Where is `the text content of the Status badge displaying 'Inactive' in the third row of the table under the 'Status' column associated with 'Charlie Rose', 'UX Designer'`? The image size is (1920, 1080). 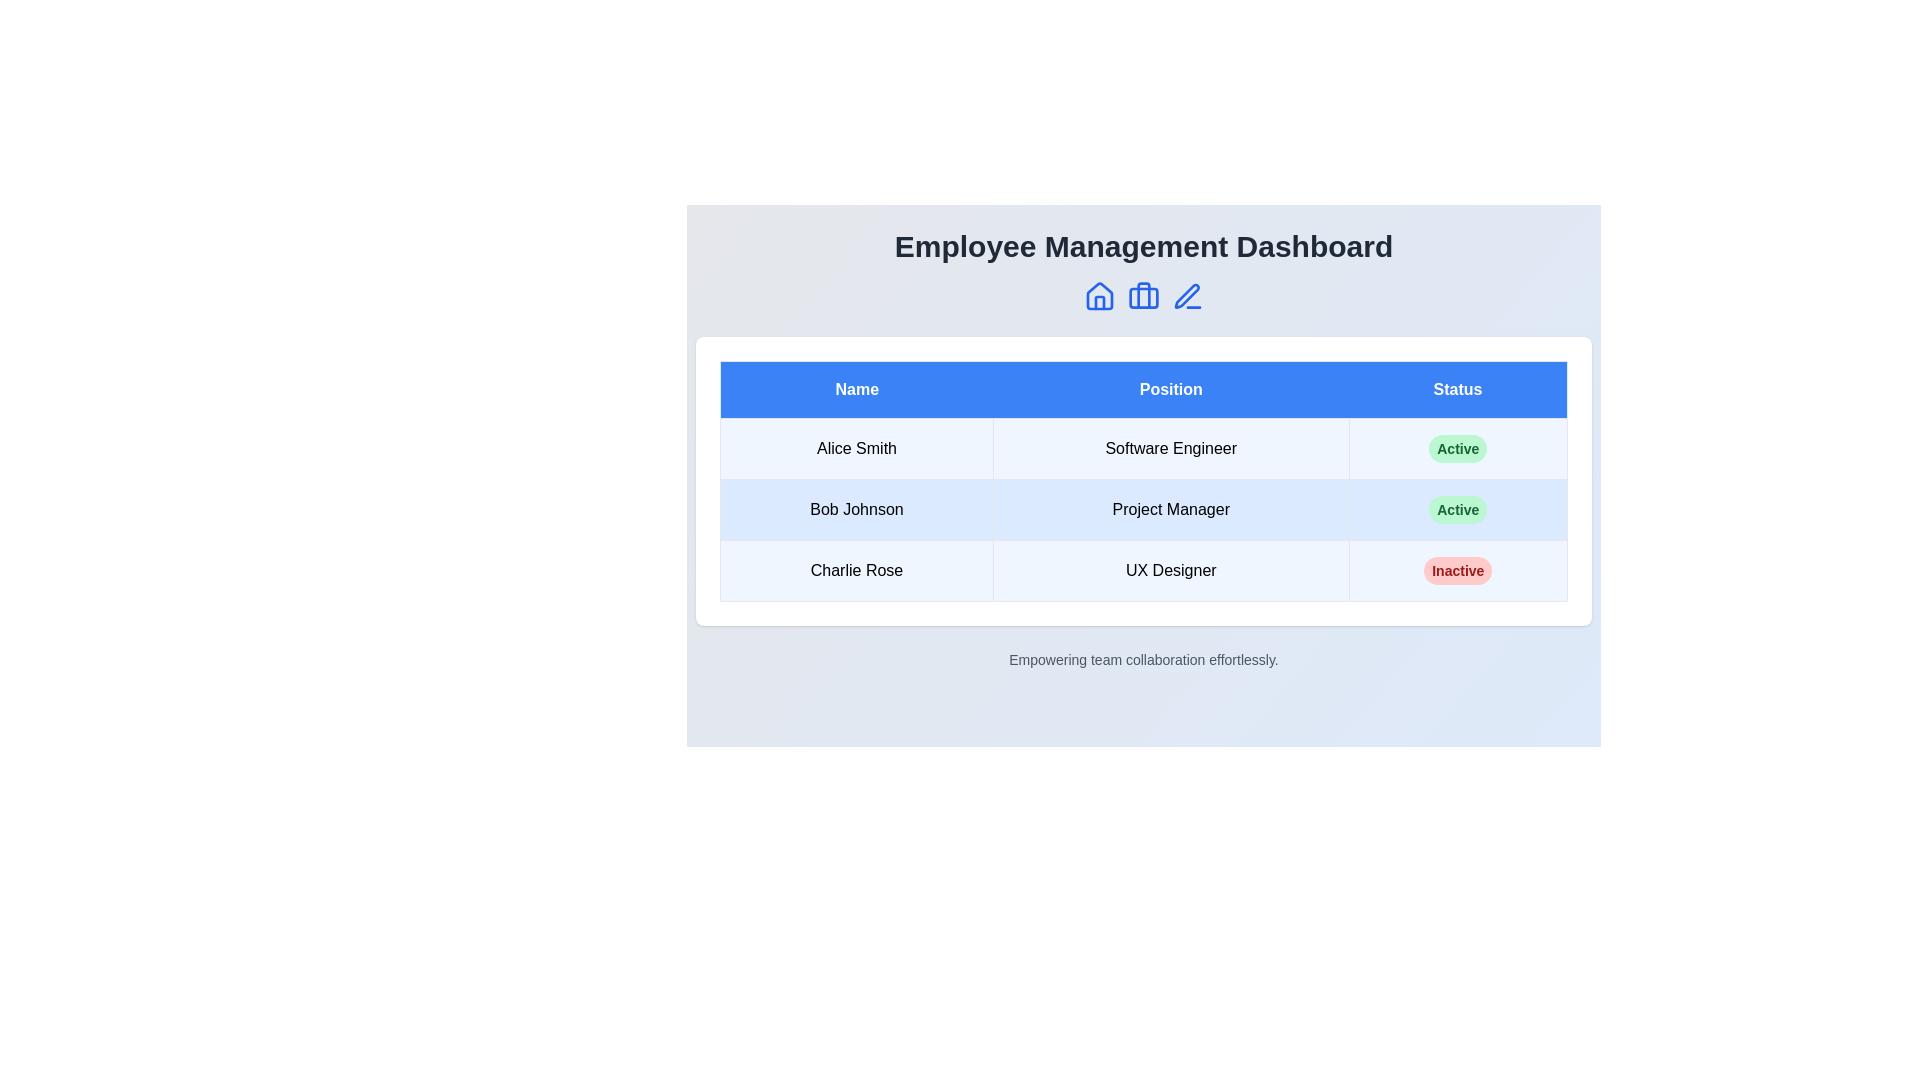
the text content of the Status badge displaying 'Inactive' in the third row of the table under the 'Status' column associated with 'Charlie Rose', 'UX Designer' is located at coordinates (1458, 570).